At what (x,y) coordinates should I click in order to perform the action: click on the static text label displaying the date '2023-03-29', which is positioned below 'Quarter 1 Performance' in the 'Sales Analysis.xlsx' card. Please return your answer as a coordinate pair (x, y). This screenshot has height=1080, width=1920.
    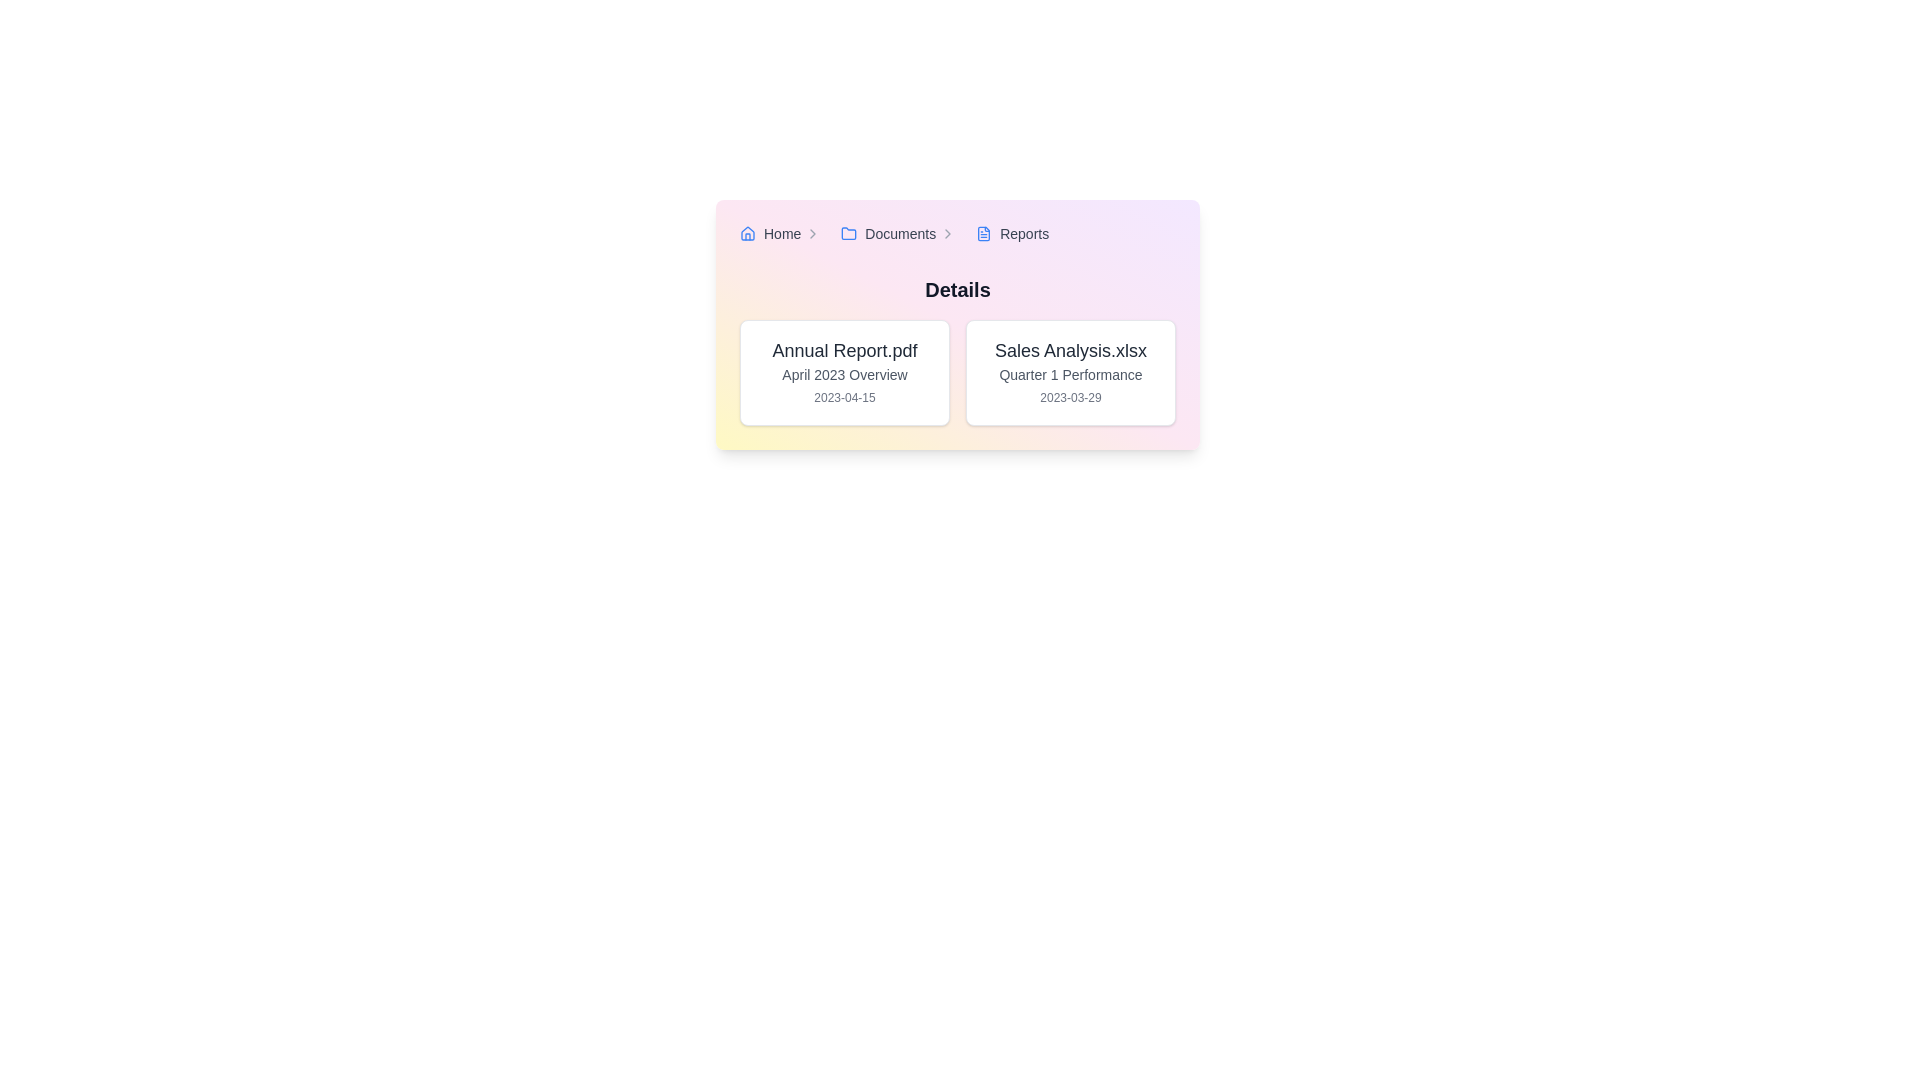
    Looking at the image, I should click on (1069, 397).